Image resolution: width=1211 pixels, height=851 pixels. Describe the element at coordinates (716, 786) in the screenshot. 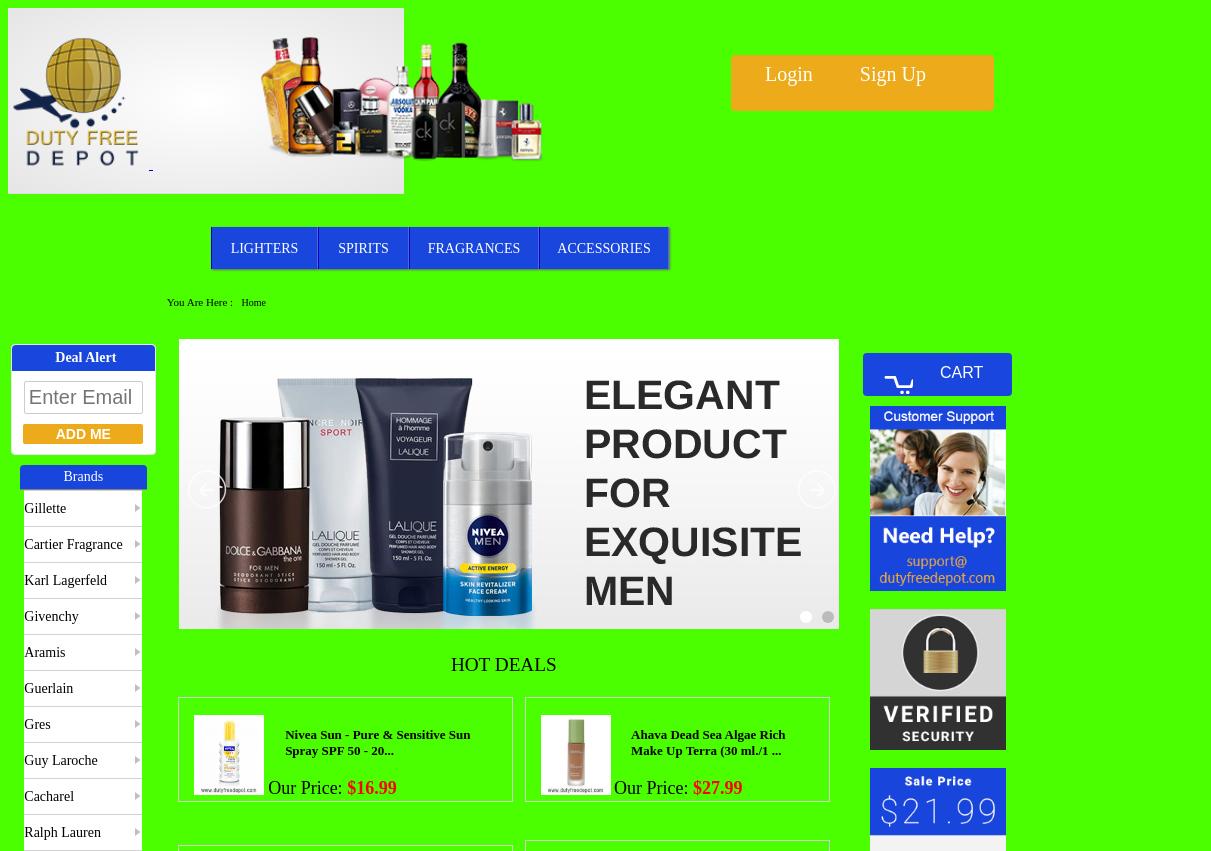

I see `'$27.99'` at that location.